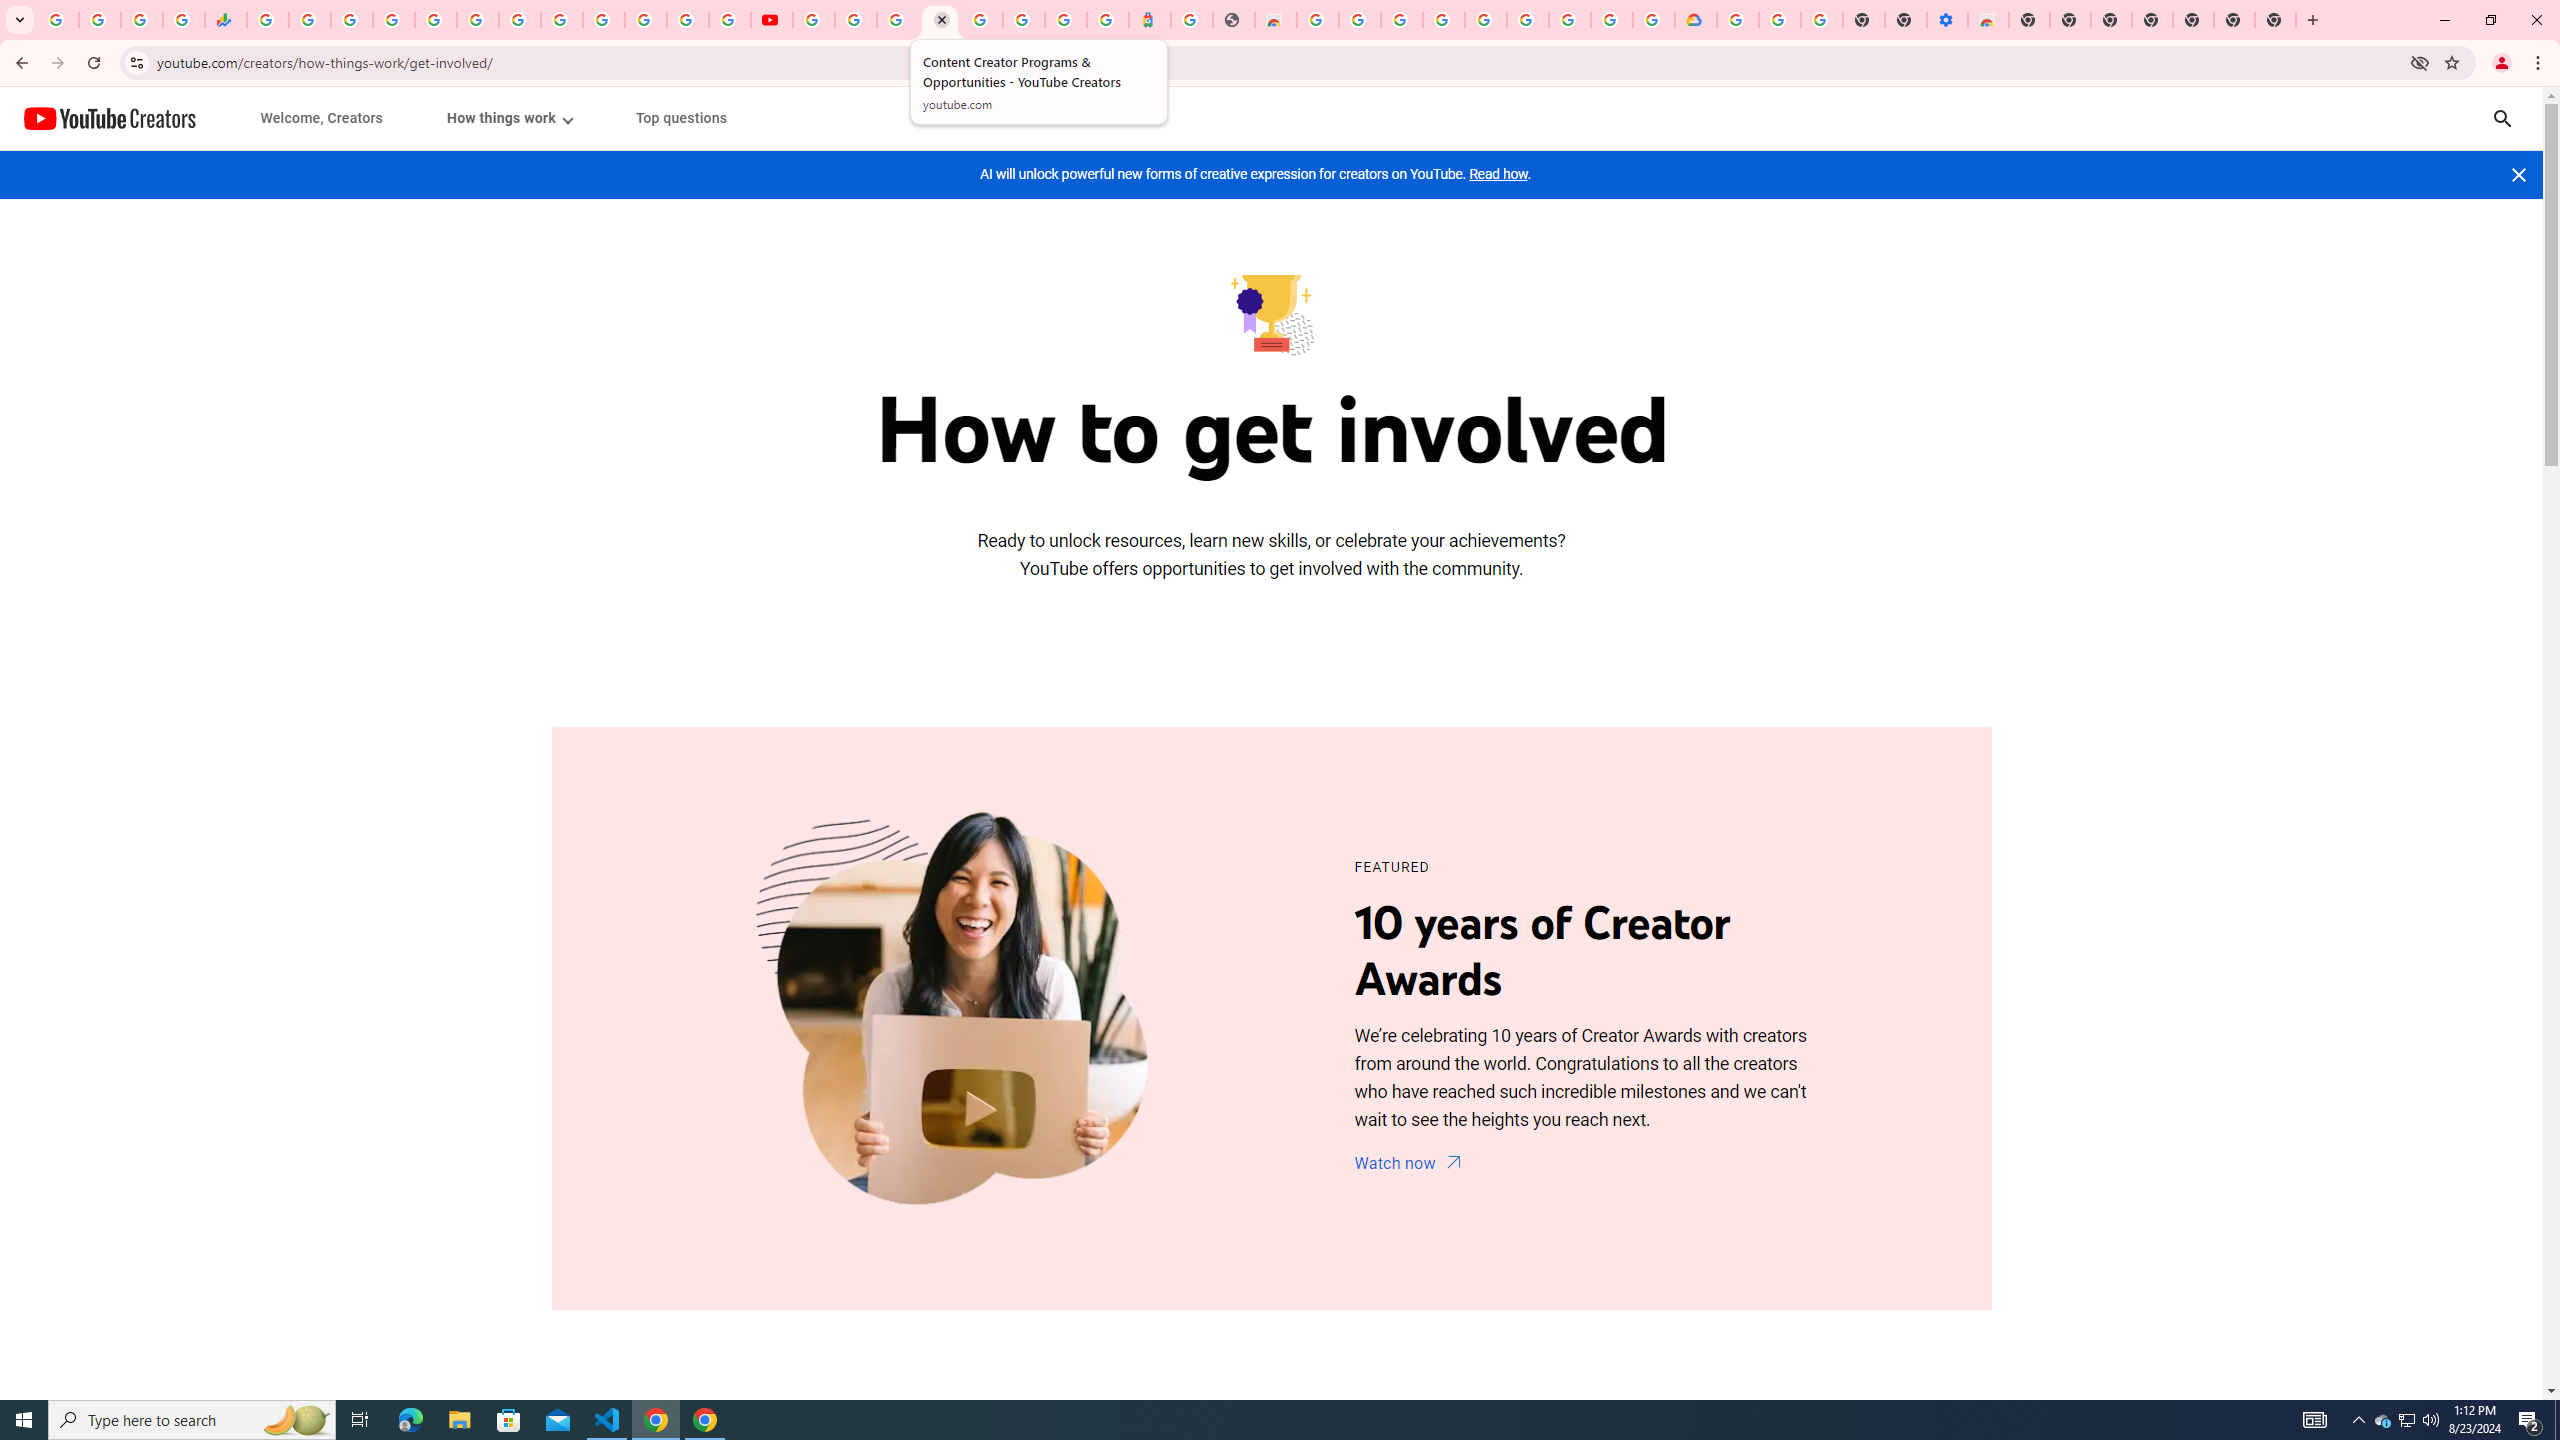 This screenshot has height=1440, width=2560. I want to click on 'Ad Settings', so click(1401, 19).